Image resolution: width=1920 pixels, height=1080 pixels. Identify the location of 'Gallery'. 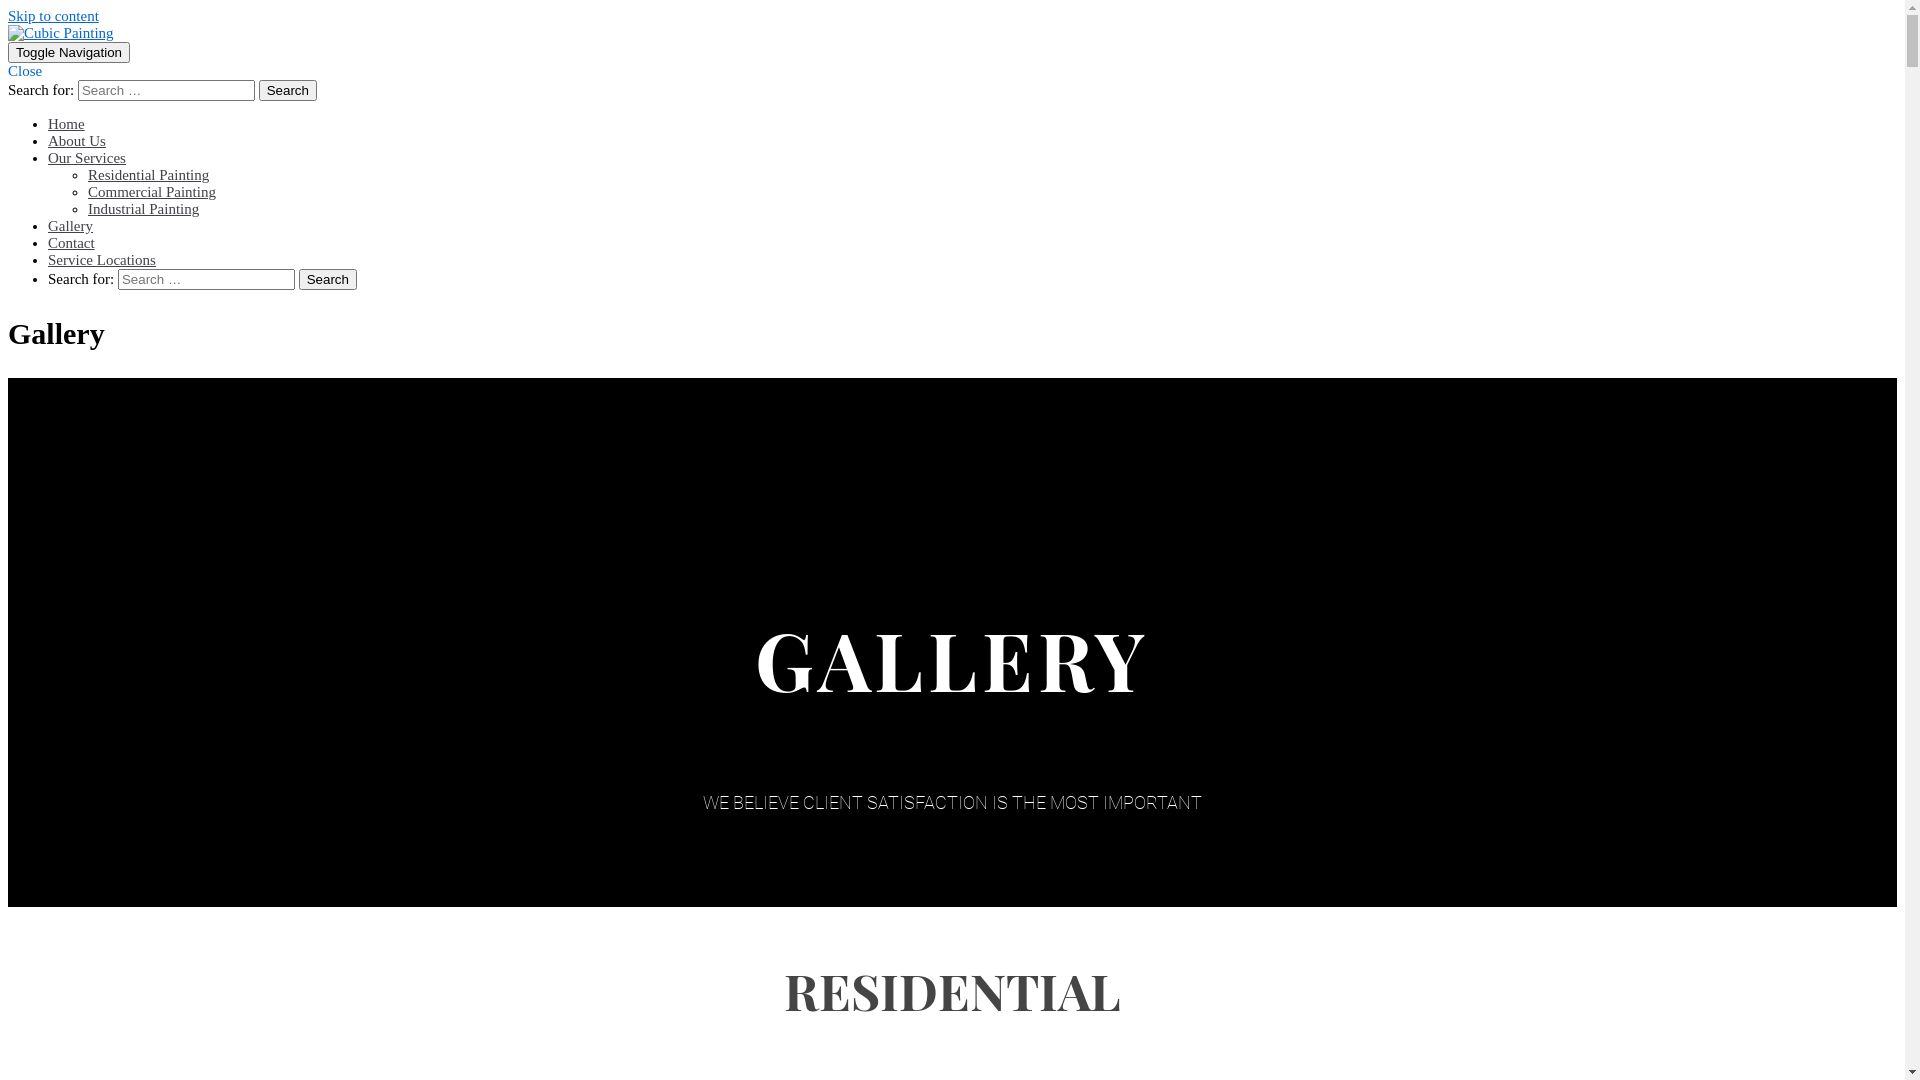
(70, 225).